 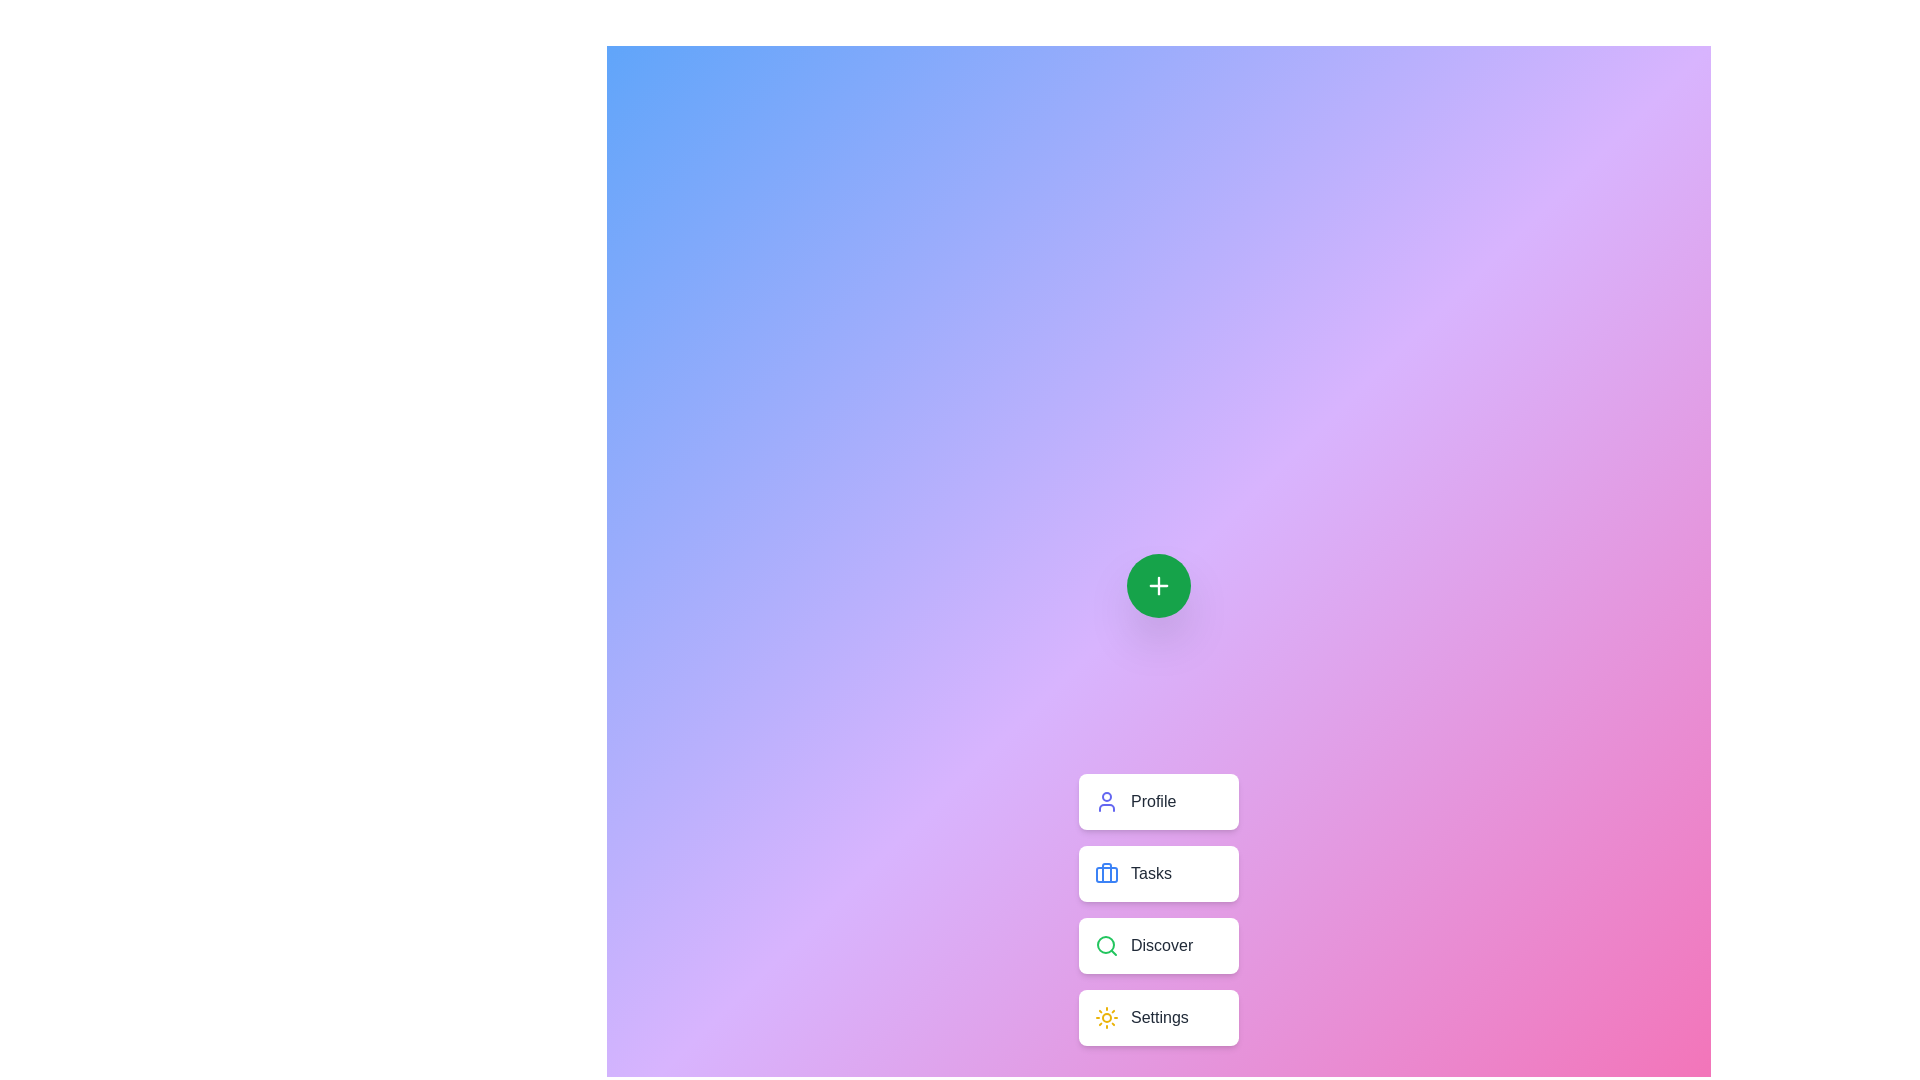 I want to click on the 'Discover' button, so click(x=1158, y=945).